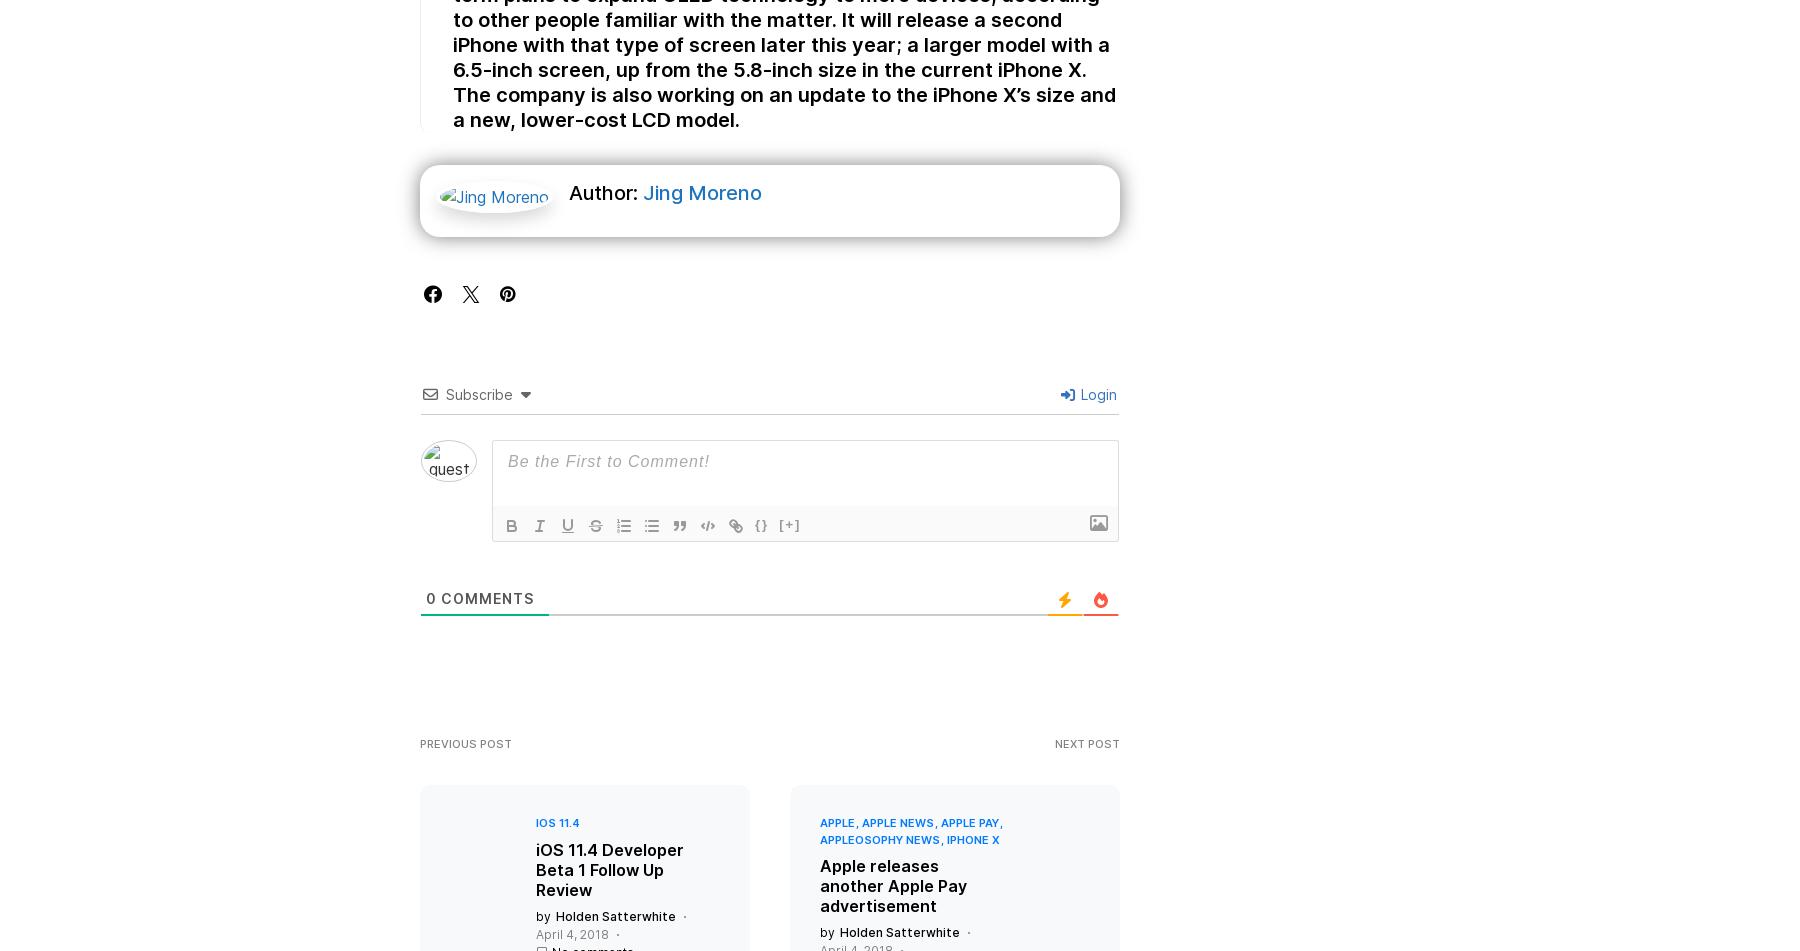  I want to click on 'by', so click(542, 934).